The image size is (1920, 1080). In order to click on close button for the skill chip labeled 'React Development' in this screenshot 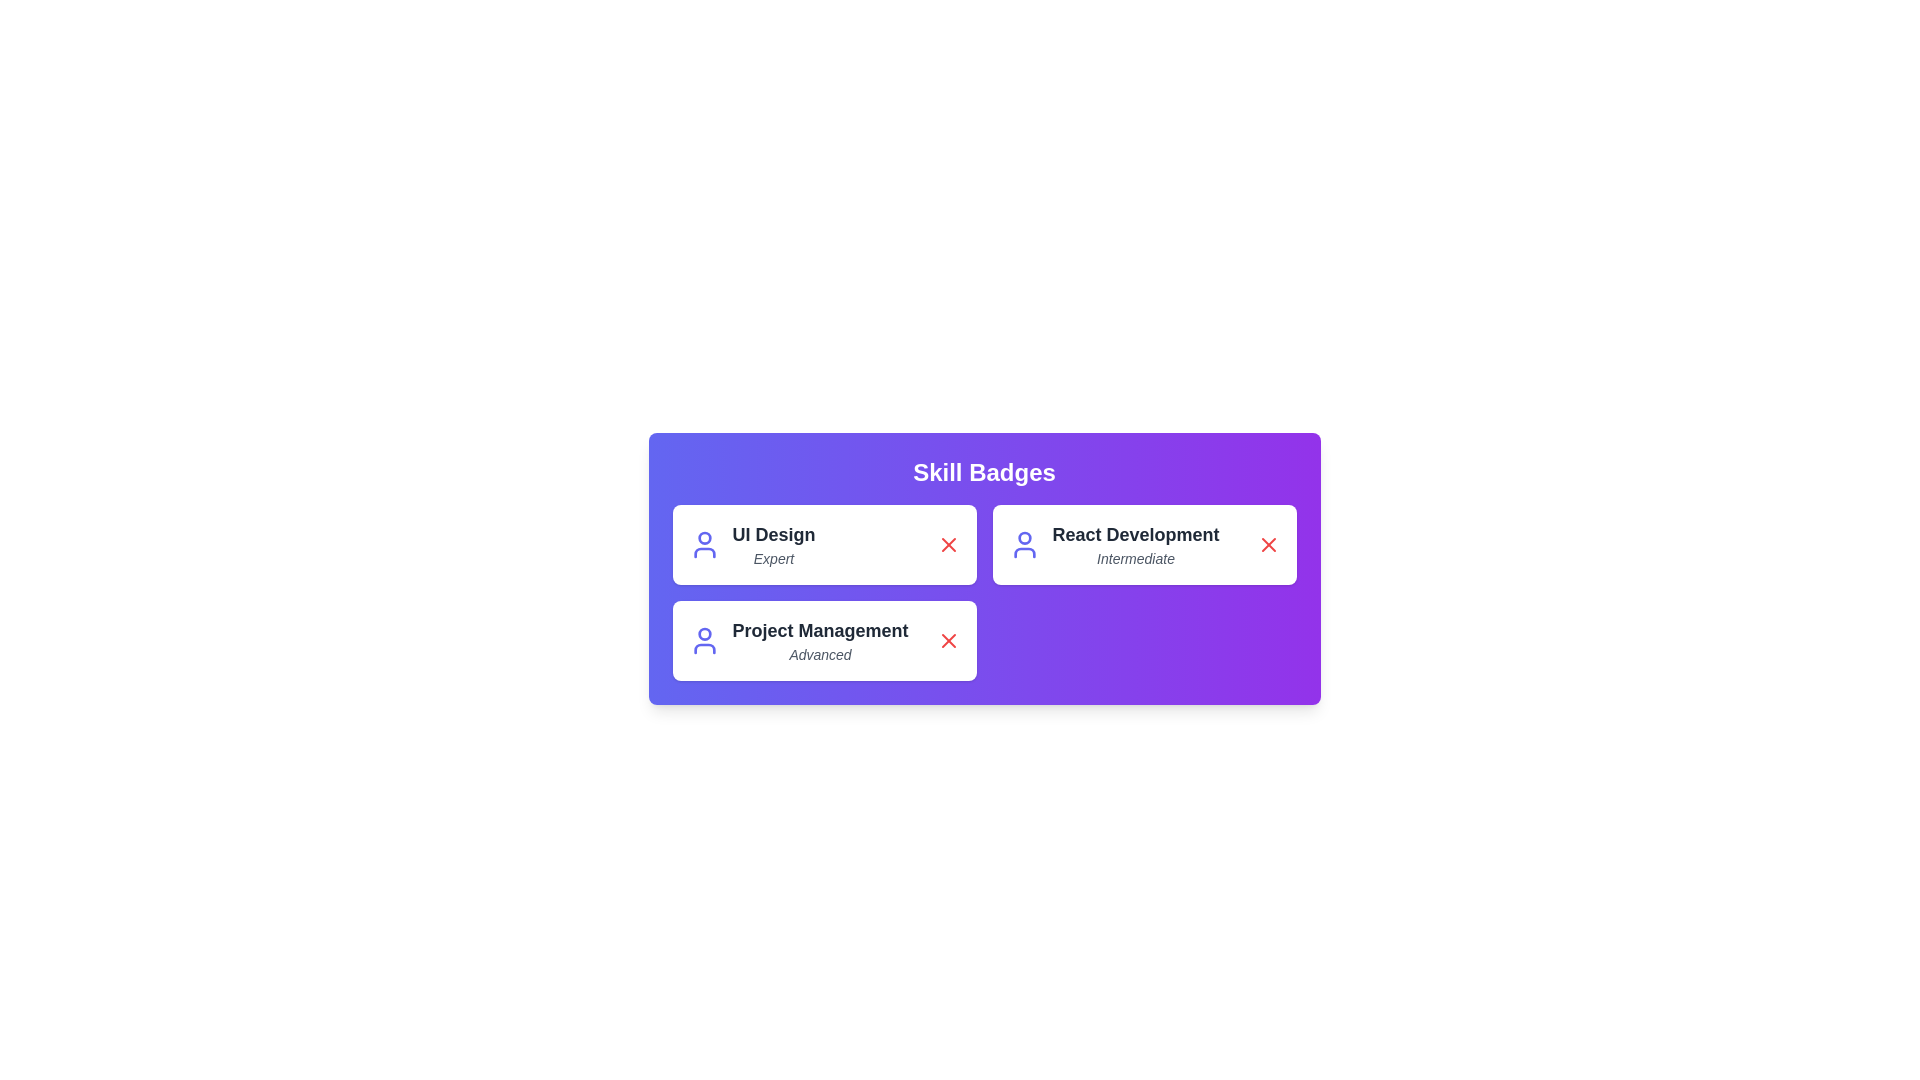, I will do `click(1267, 544)`.